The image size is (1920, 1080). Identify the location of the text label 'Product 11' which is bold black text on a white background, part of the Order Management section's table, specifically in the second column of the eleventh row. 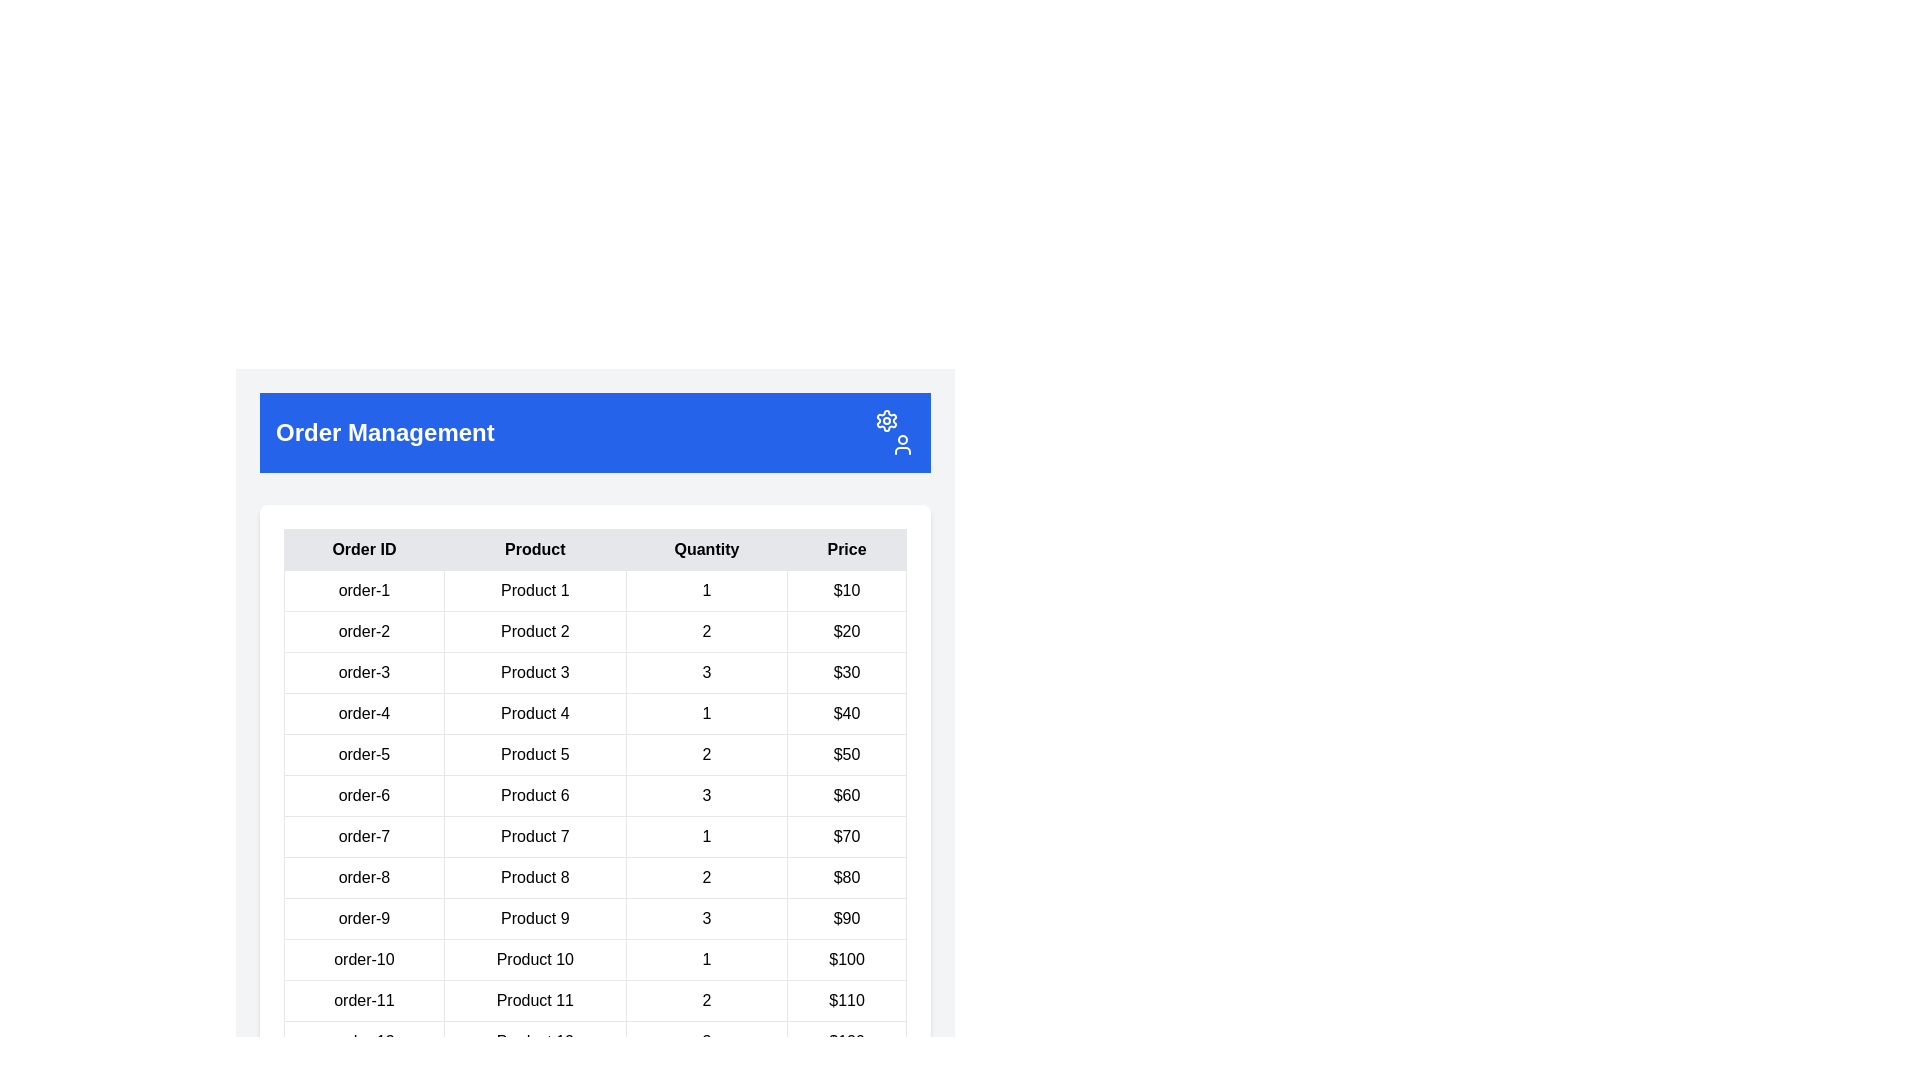
(535, 1001).